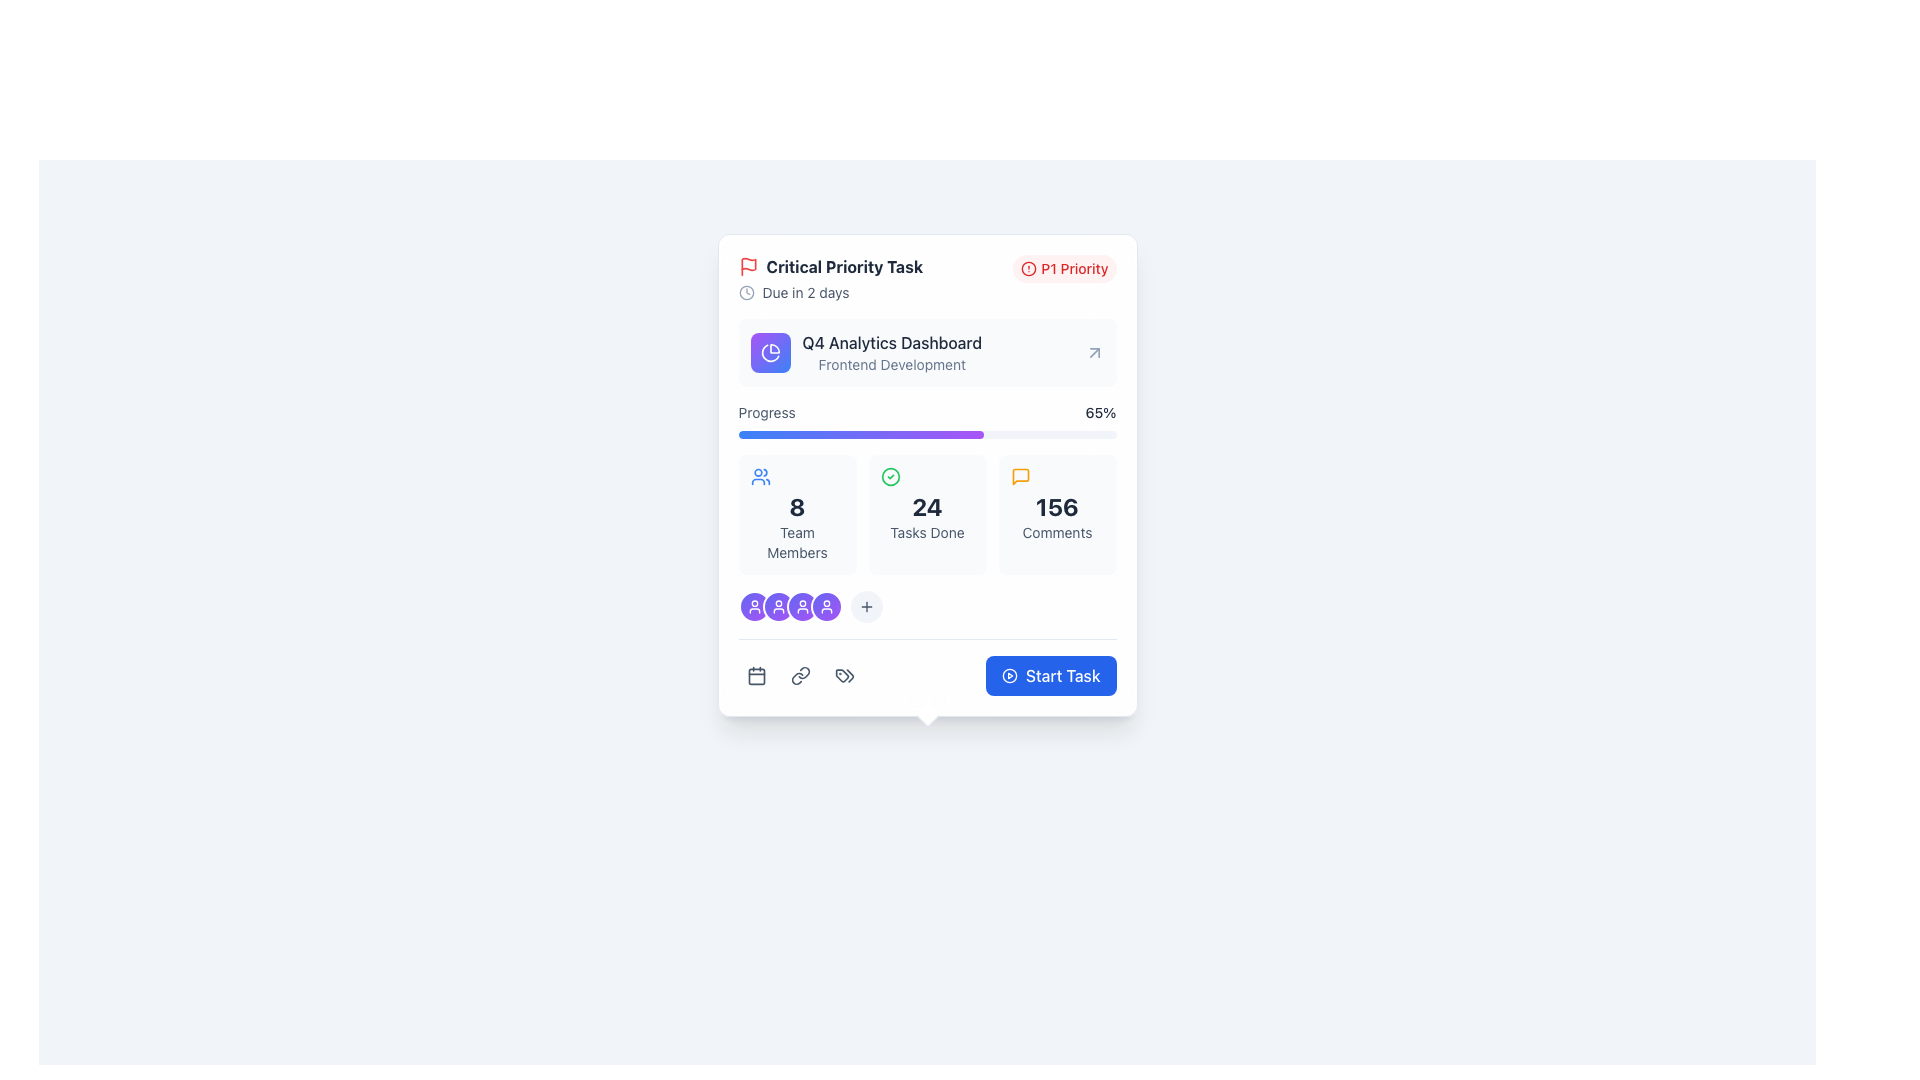 This screenshot has height=1080, width=1920. Describe the element at coordinates (844, 675) in the screenshot. I see `the third button from the left in a horizontal series of three buttons near the bottom of the task card` at that location.